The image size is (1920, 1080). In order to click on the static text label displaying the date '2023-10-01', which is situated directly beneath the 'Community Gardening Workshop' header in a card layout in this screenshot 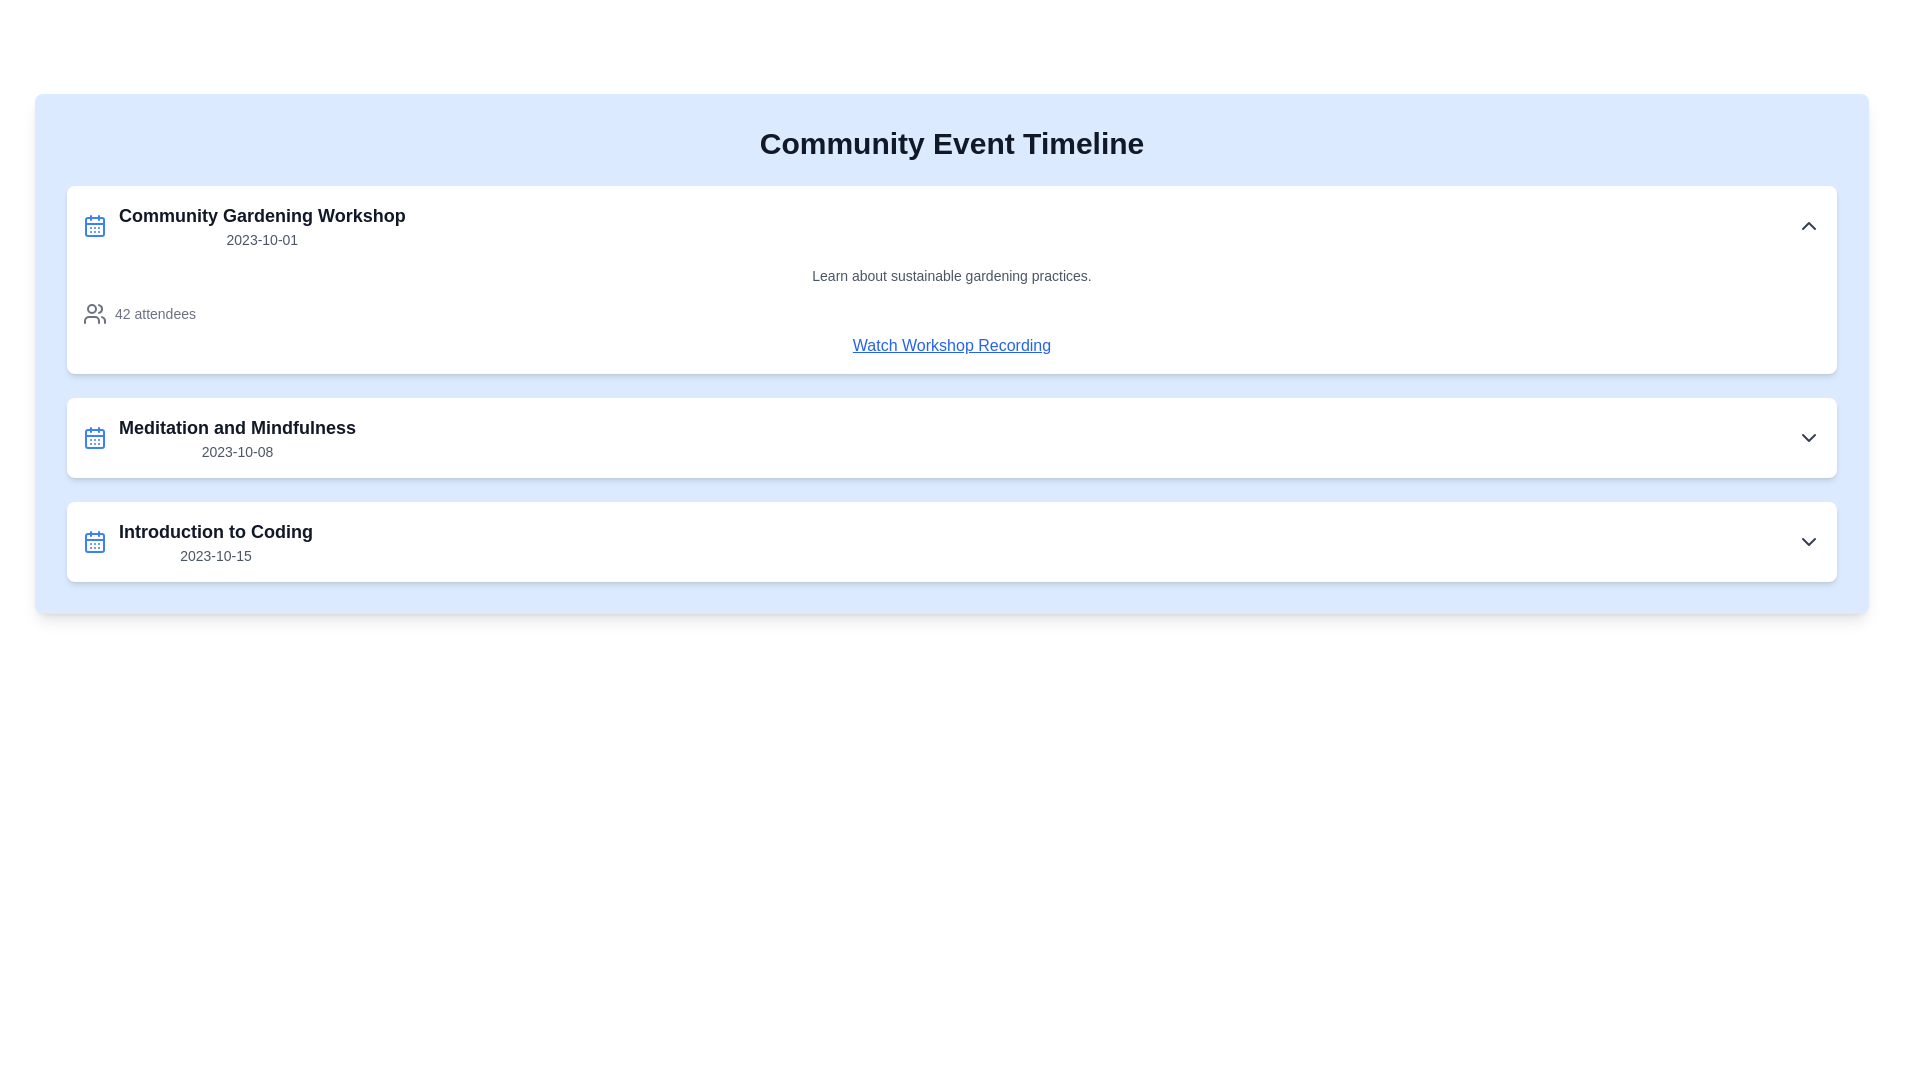, I will do `click(261, 238)`.